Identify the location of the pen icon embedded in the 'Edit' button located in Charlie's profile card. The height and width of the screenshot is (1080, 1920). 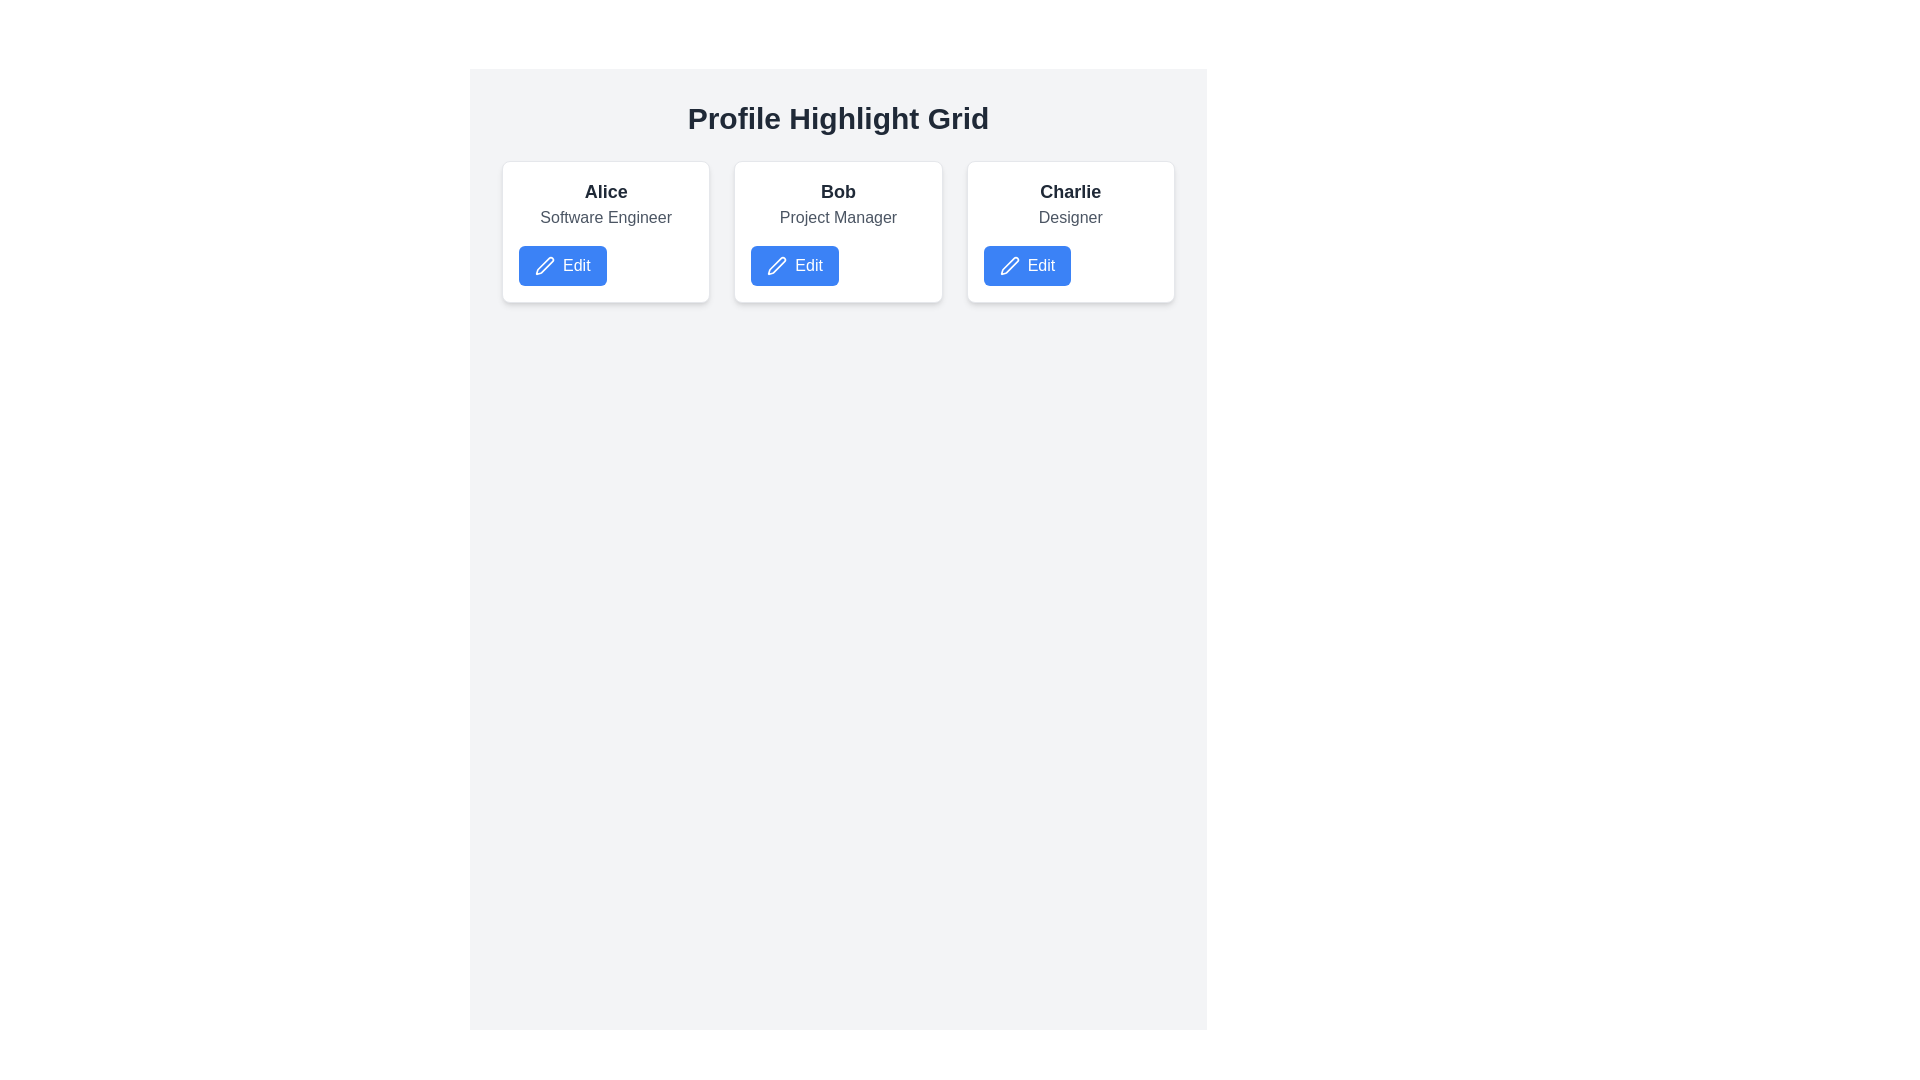
(1009, 265).